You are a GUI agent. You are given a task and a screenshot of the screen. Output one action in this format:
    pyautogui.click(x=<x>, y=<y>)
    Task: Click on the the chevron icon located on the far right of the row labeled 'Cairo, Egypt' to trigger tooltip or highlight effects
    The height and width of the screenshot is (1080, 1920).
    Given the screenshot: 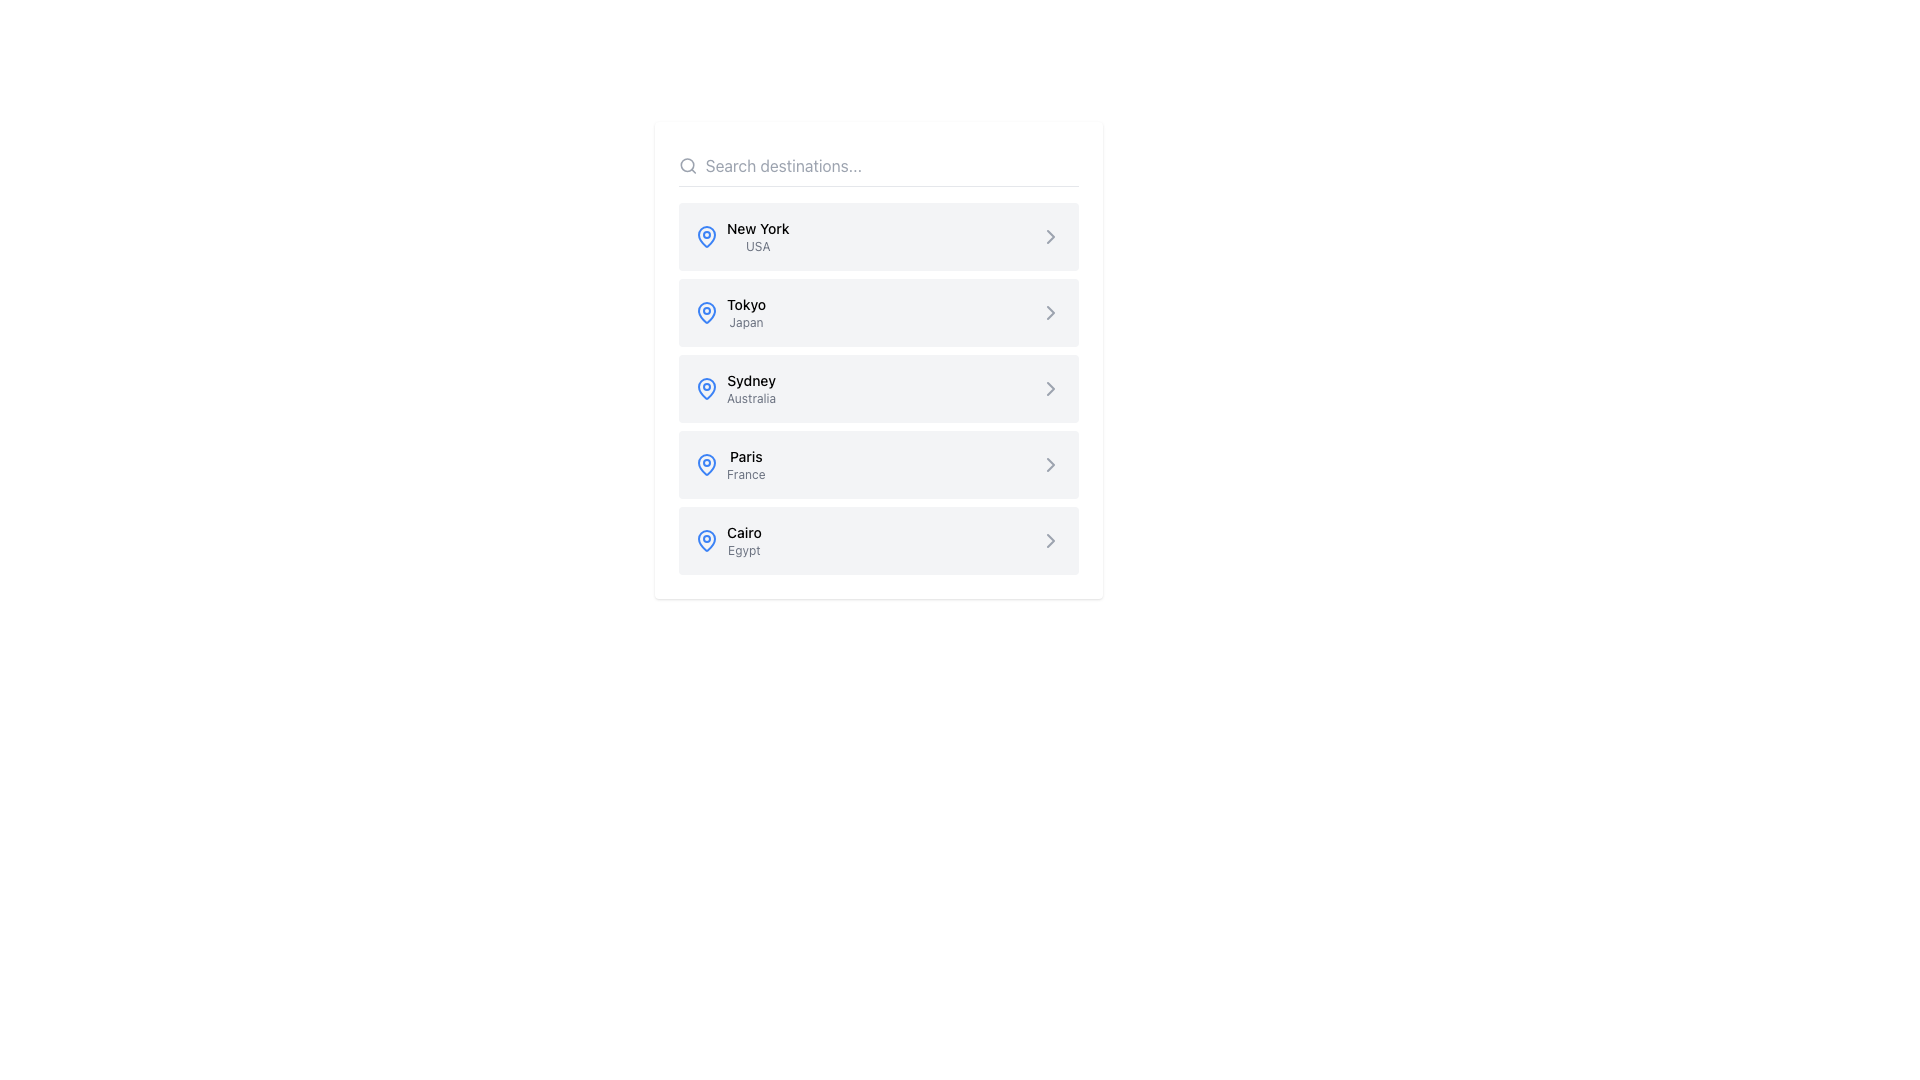 What is the action you would take?
    pyautogui.click(x=1050, y=540)
    